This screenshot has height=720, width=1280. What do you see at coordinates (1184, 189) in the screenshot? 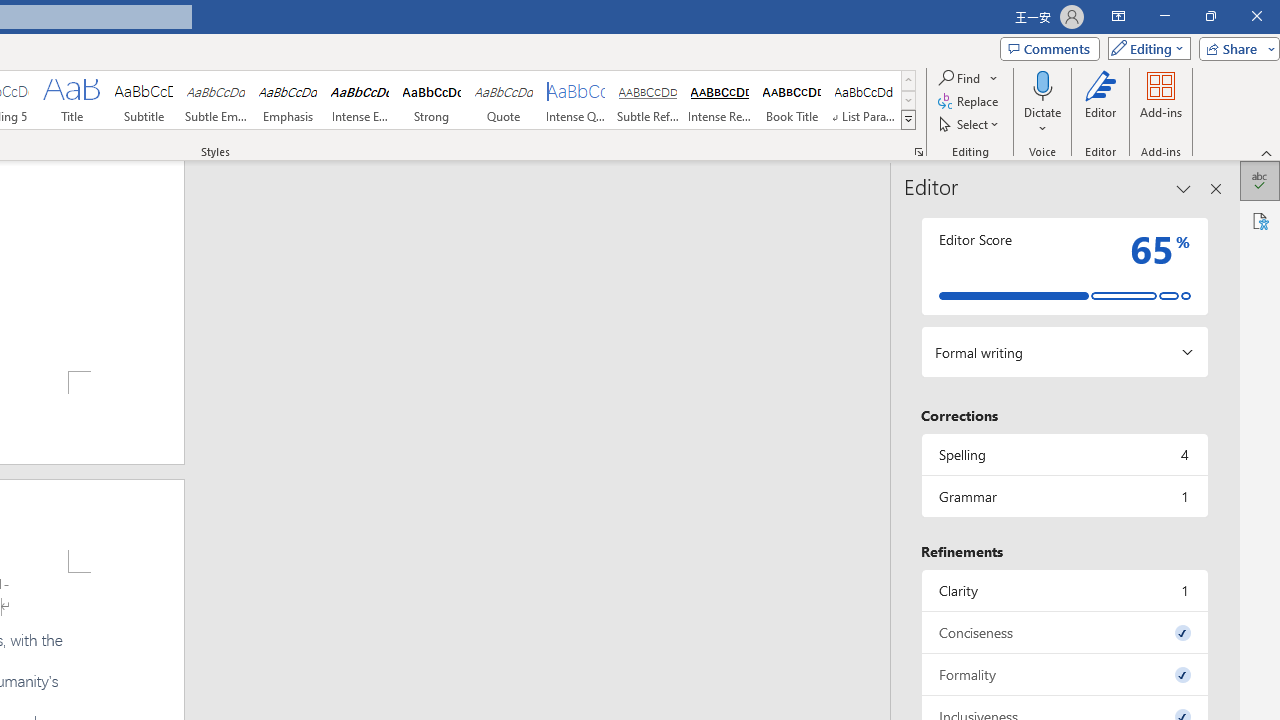
I see `'Task Pane Options'` at bounding box center [1184, 189].